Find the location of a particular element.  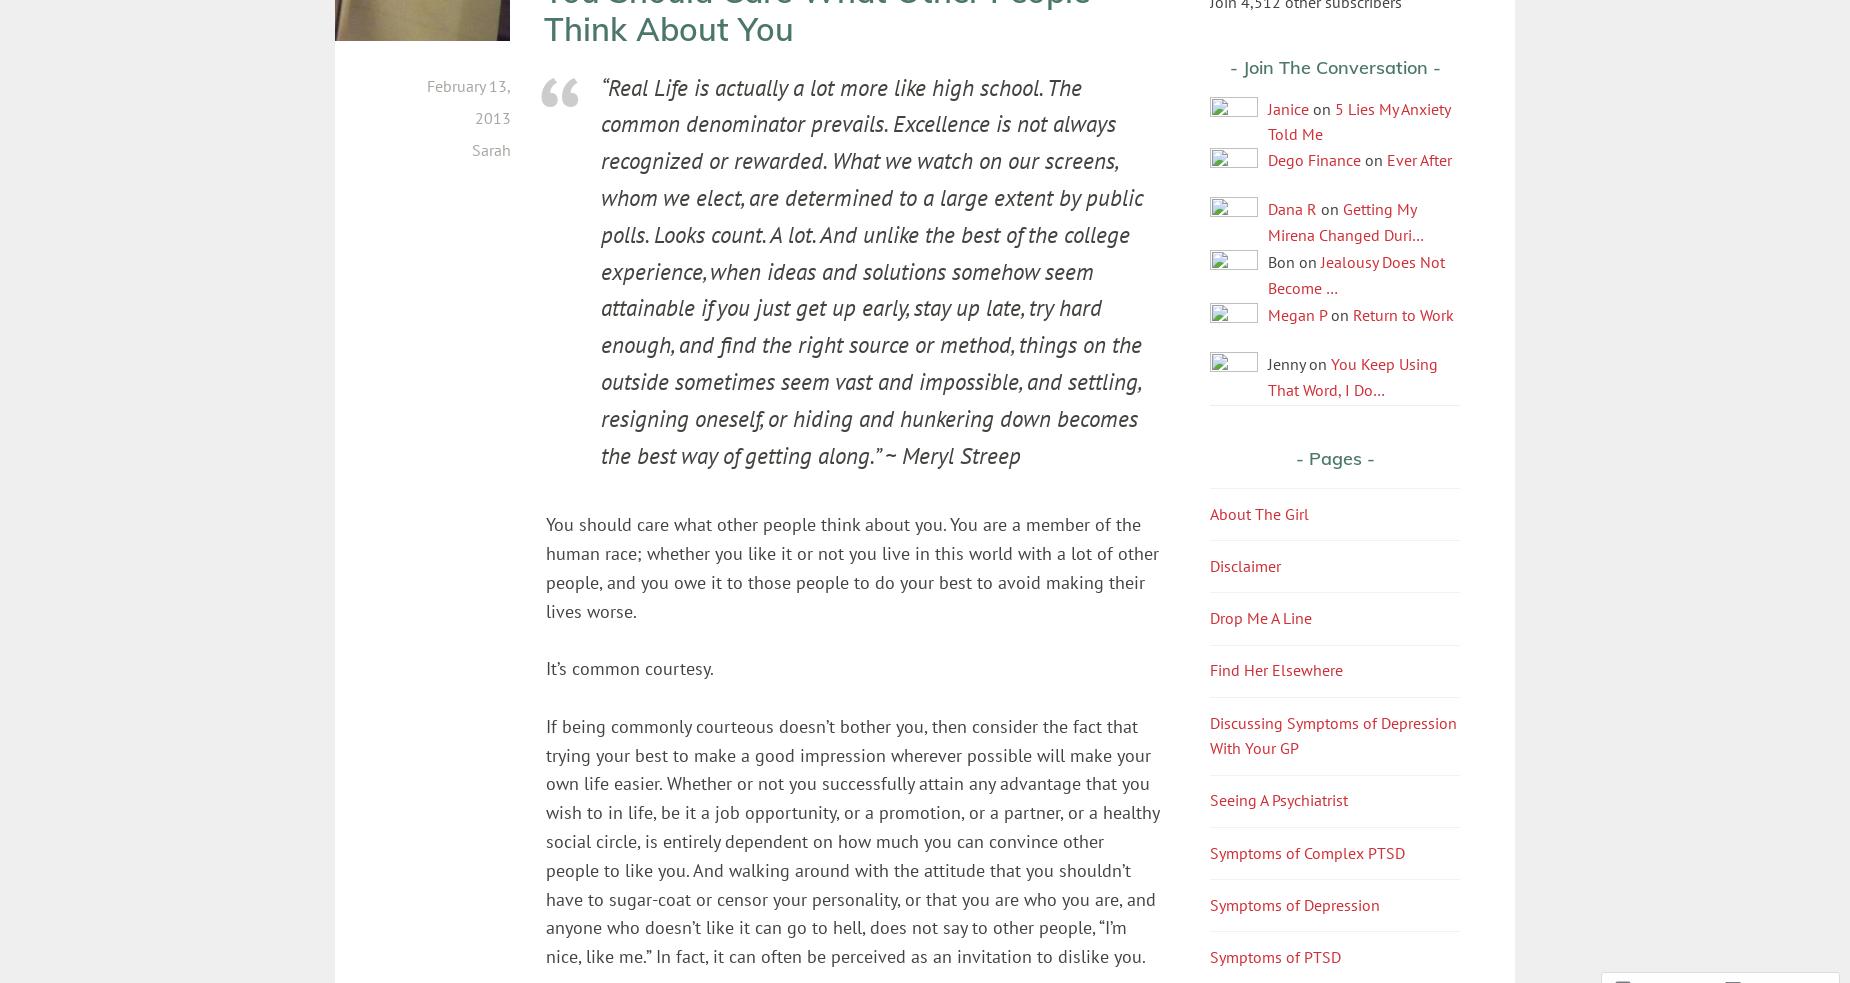

'You should care what other people think about you. You are a member of the human race; whether you like it or not you live in this world with a lot of other people, and you owe it to those people to do your best to avoid making their lives worse.' is located at coordinates (852, 567).